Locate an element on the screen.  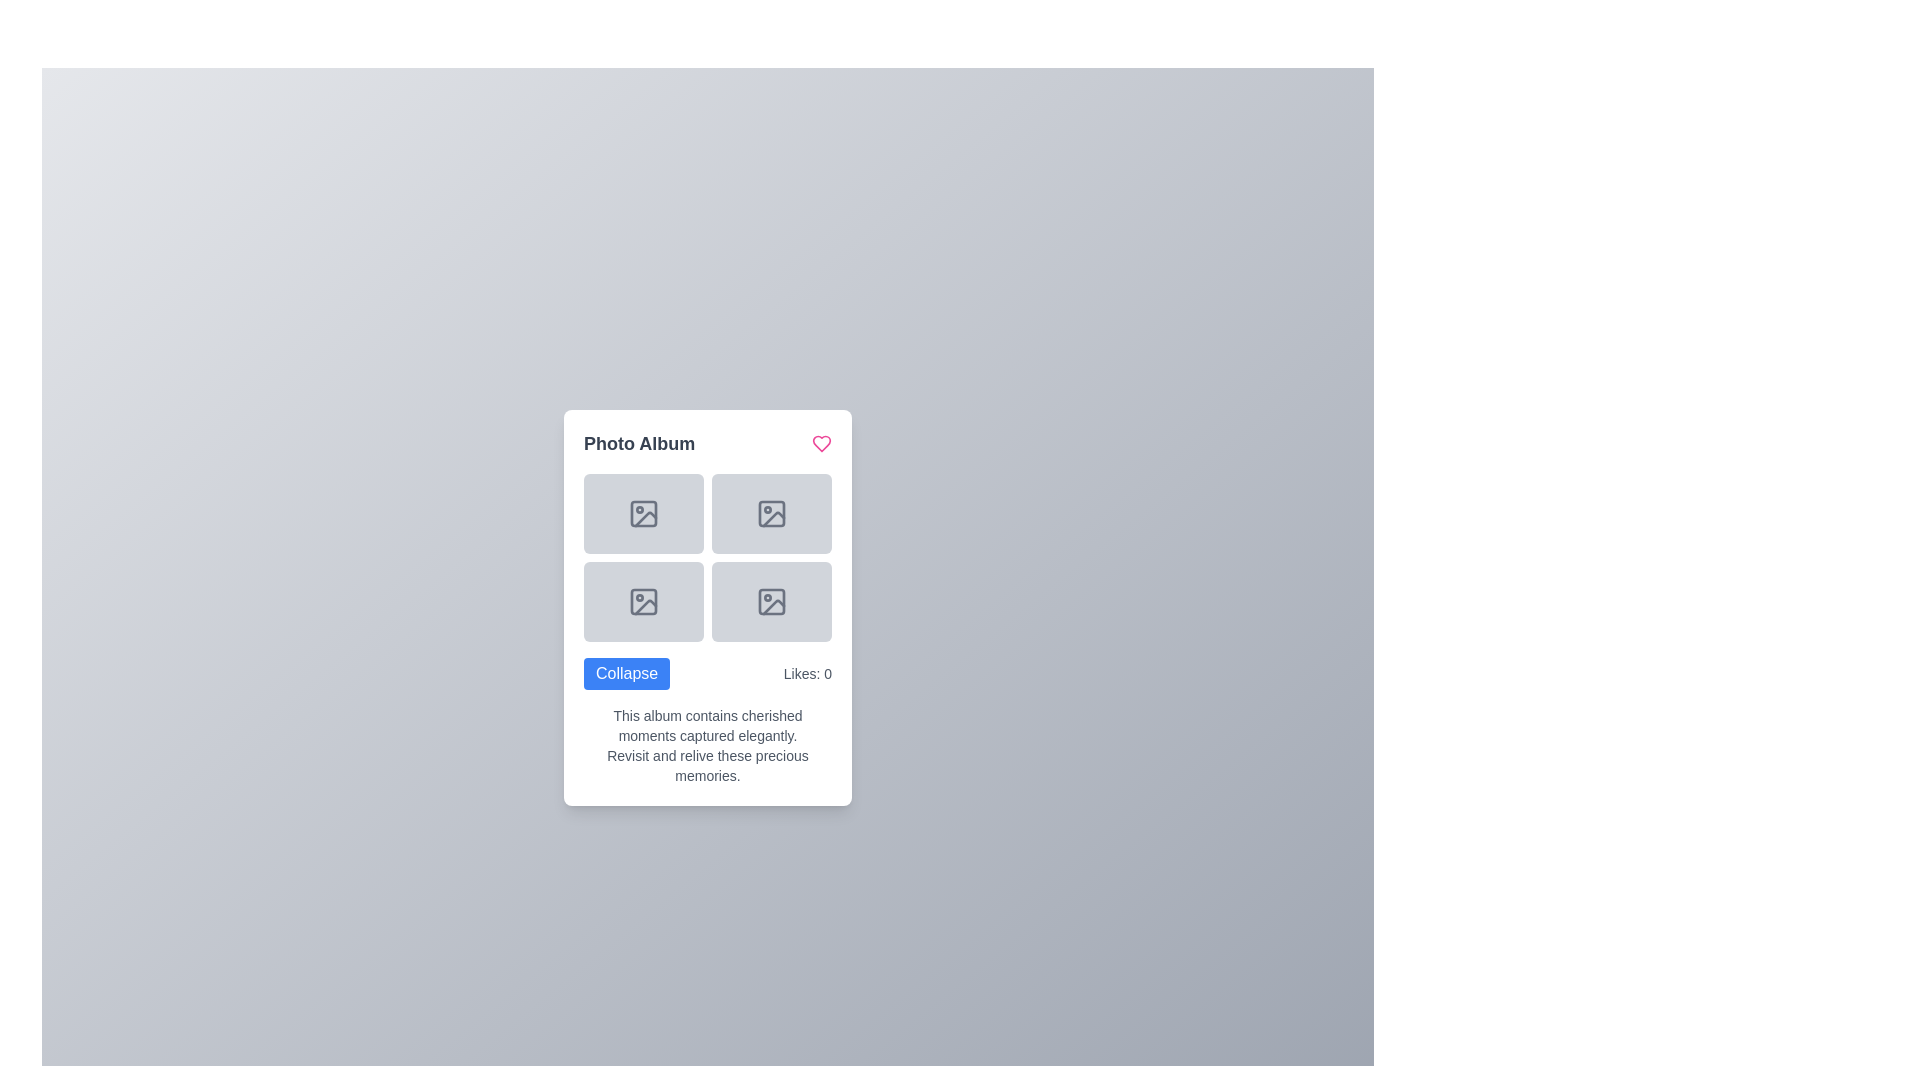
the downward-sloping line within the photo placeholder icon in the bottom-left of the 2x2 grid in the 'Photo Album' panel is located at coordinates (646, 605).